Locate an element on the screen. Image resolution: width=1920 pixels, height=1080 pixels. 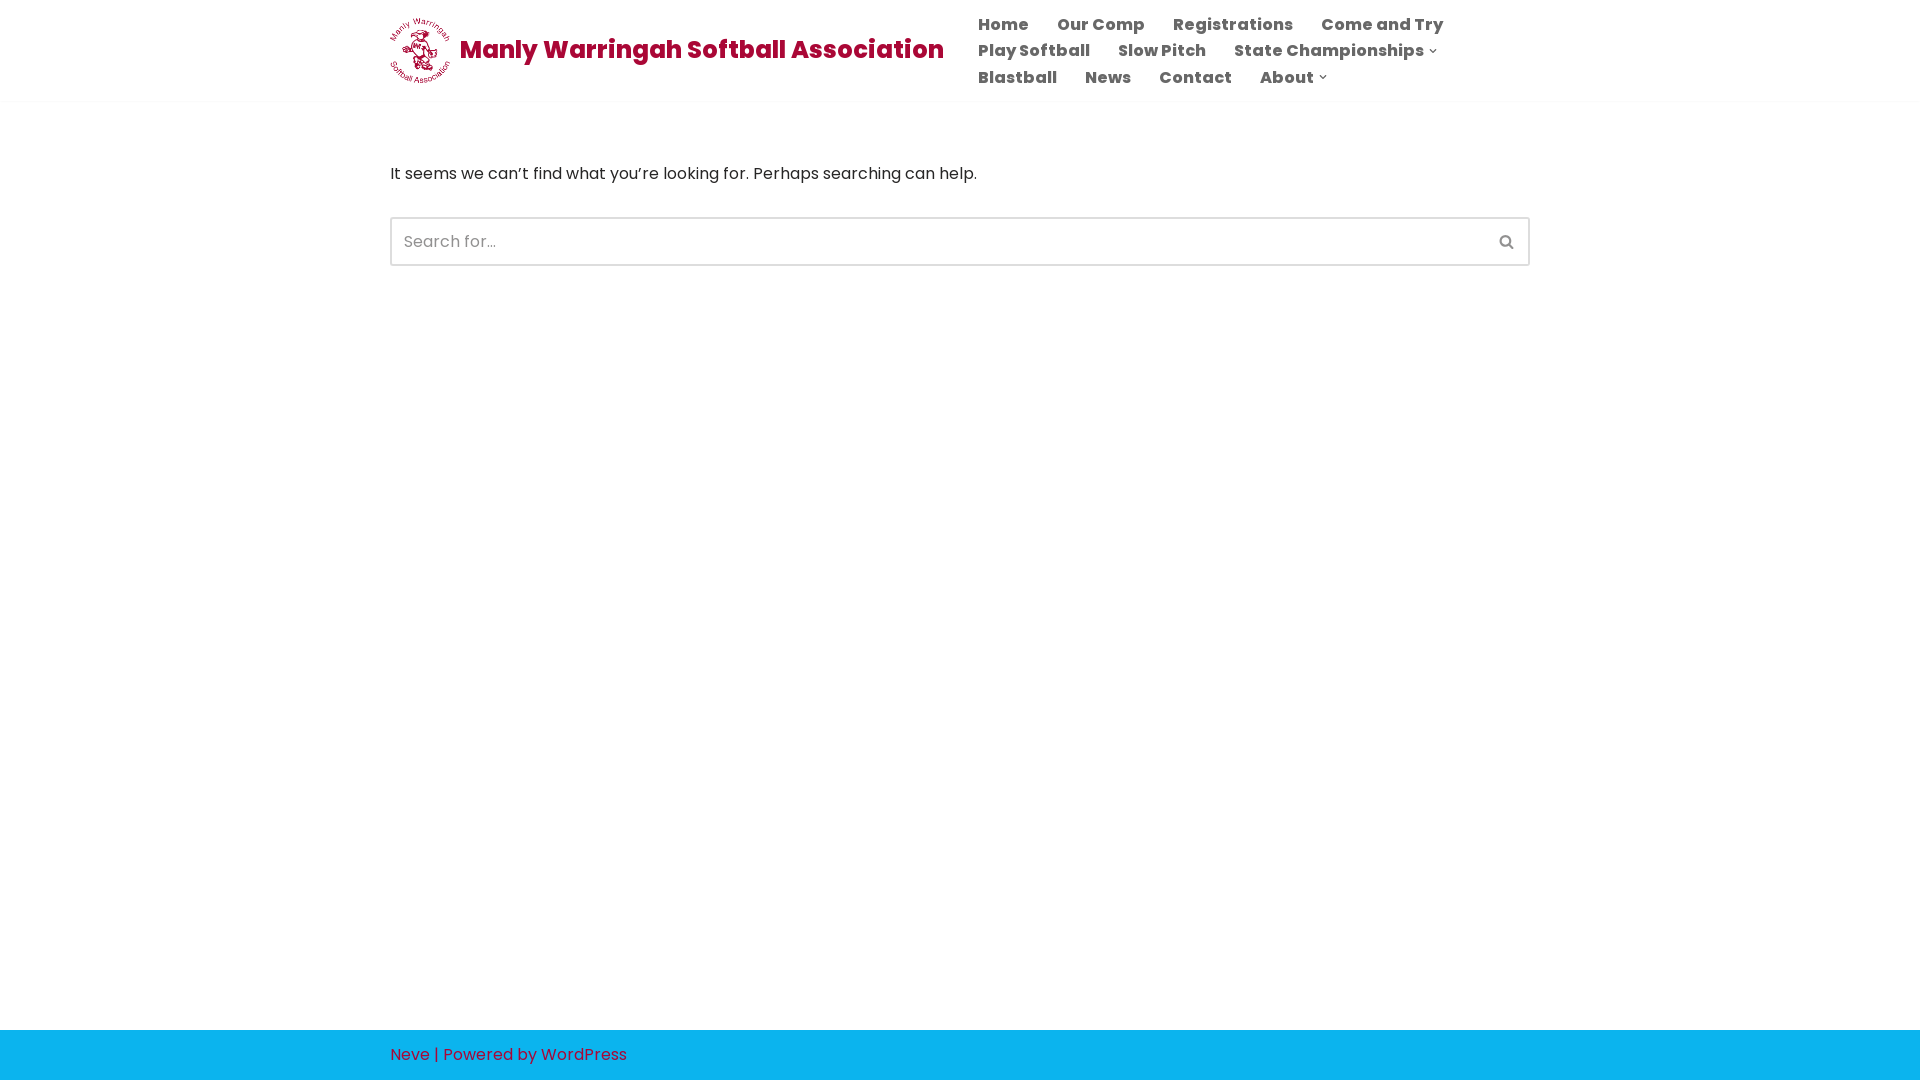
'Blastball' is located at coordinates (1017, 76).